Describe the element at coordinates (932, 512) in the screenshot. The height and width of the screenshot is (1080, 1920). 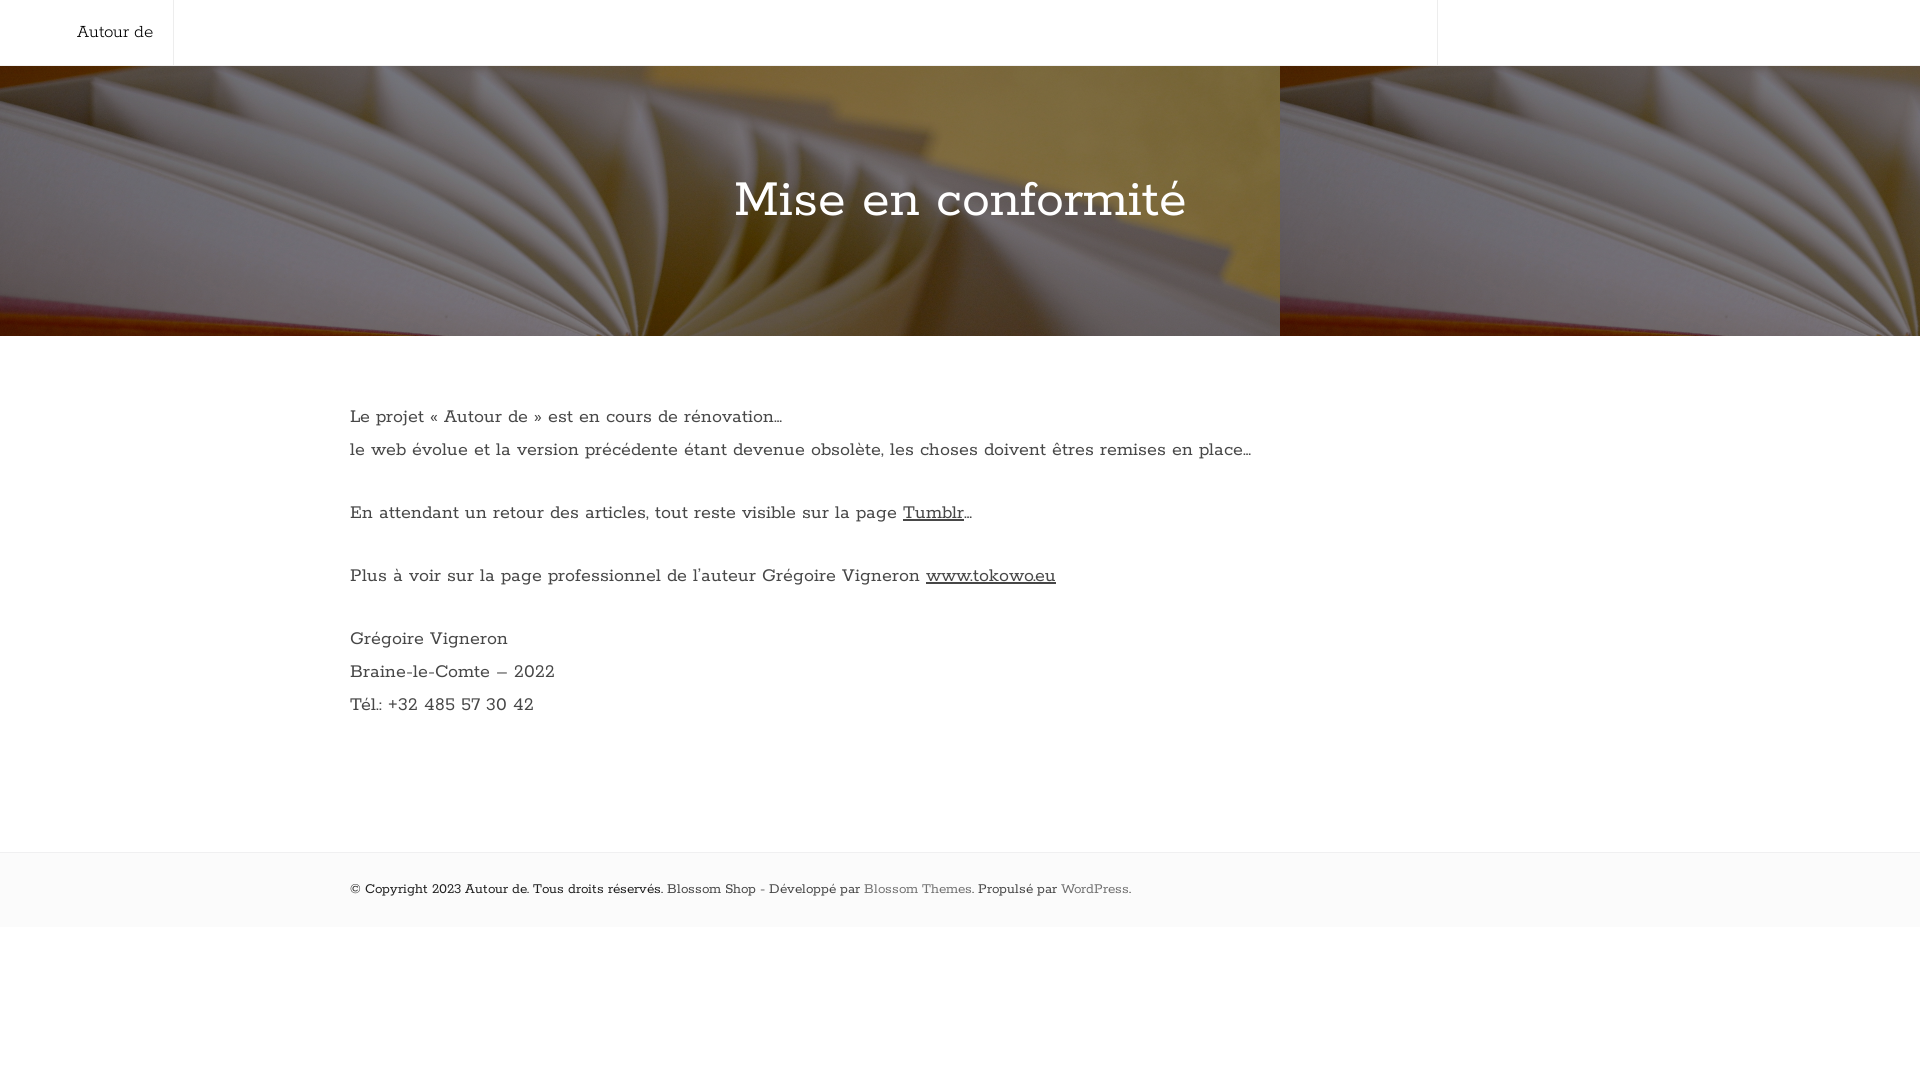
I see `'Tumblr'` at that location.